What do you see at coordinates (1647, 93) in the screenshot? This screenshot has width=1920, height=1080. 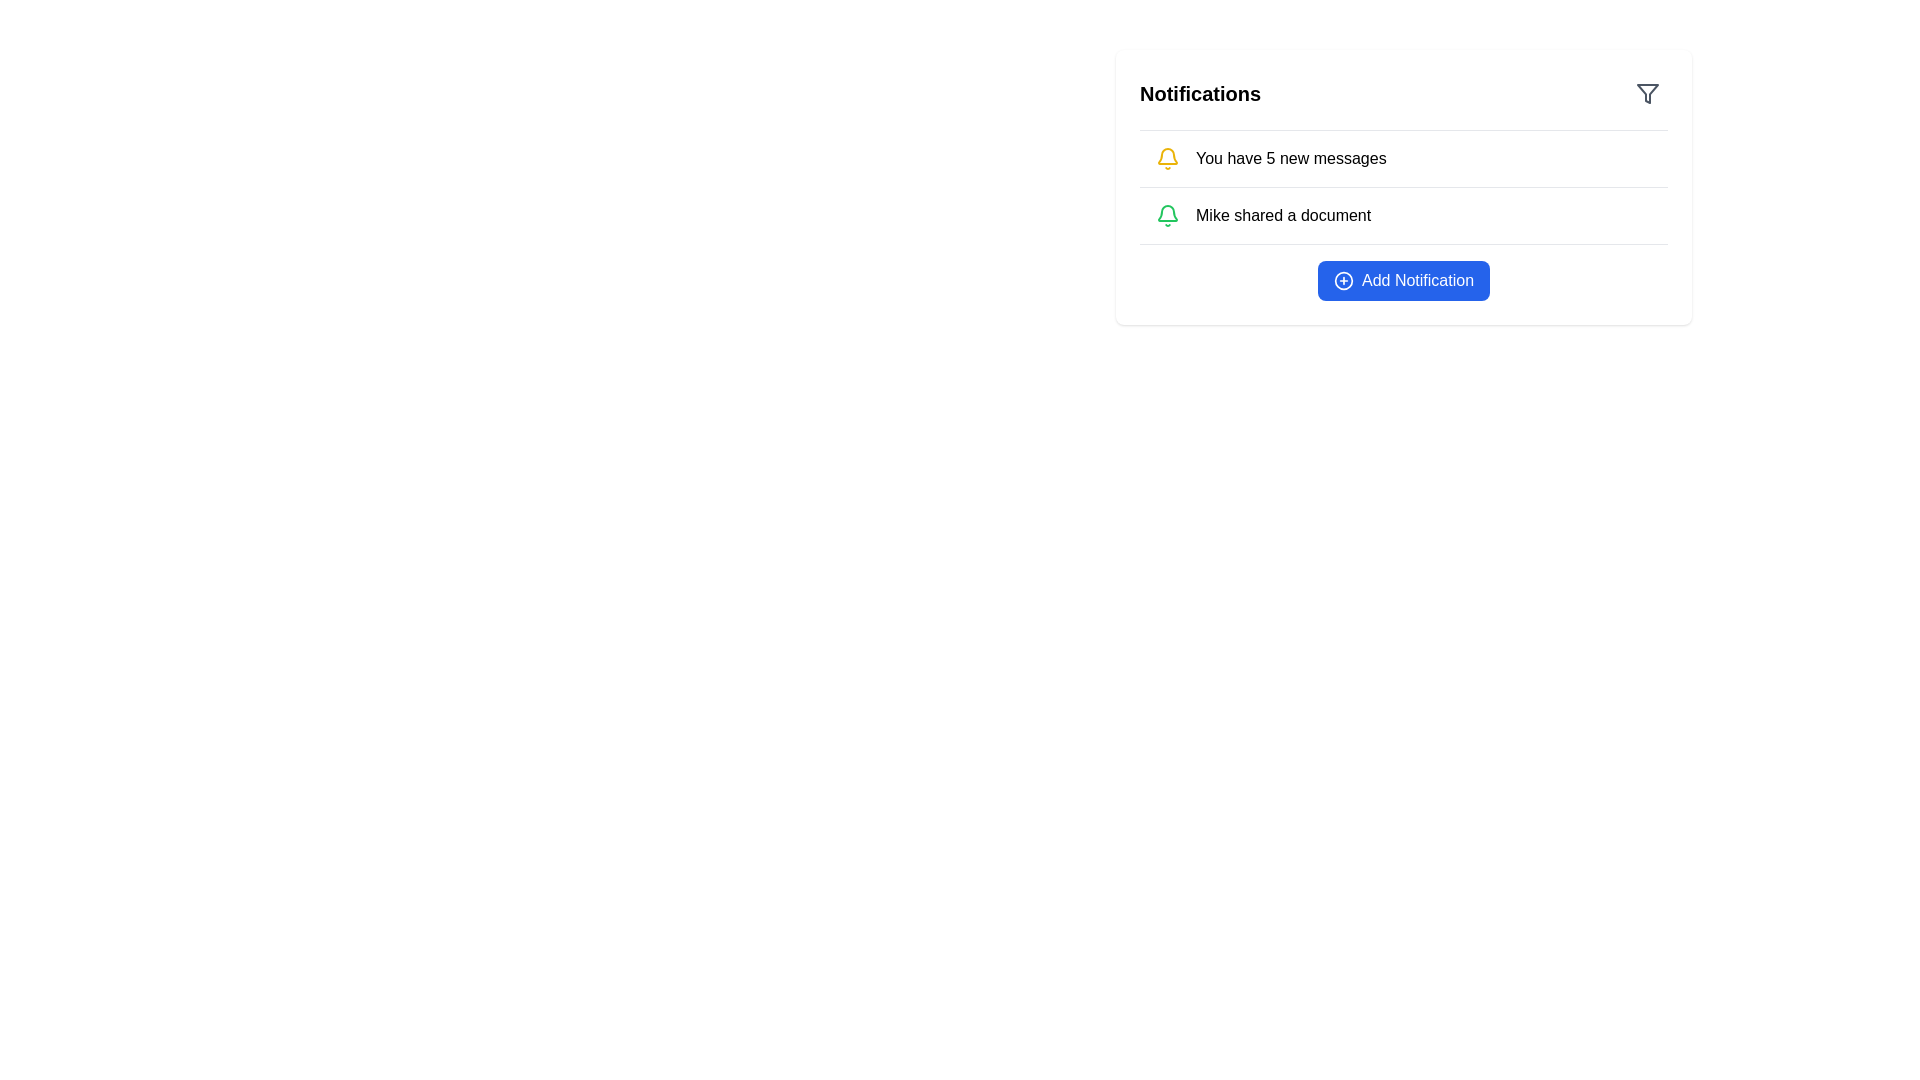 I see `the filter icon button located at the upper-right corner of the Notifications section` at bounding box center [1647, 93].